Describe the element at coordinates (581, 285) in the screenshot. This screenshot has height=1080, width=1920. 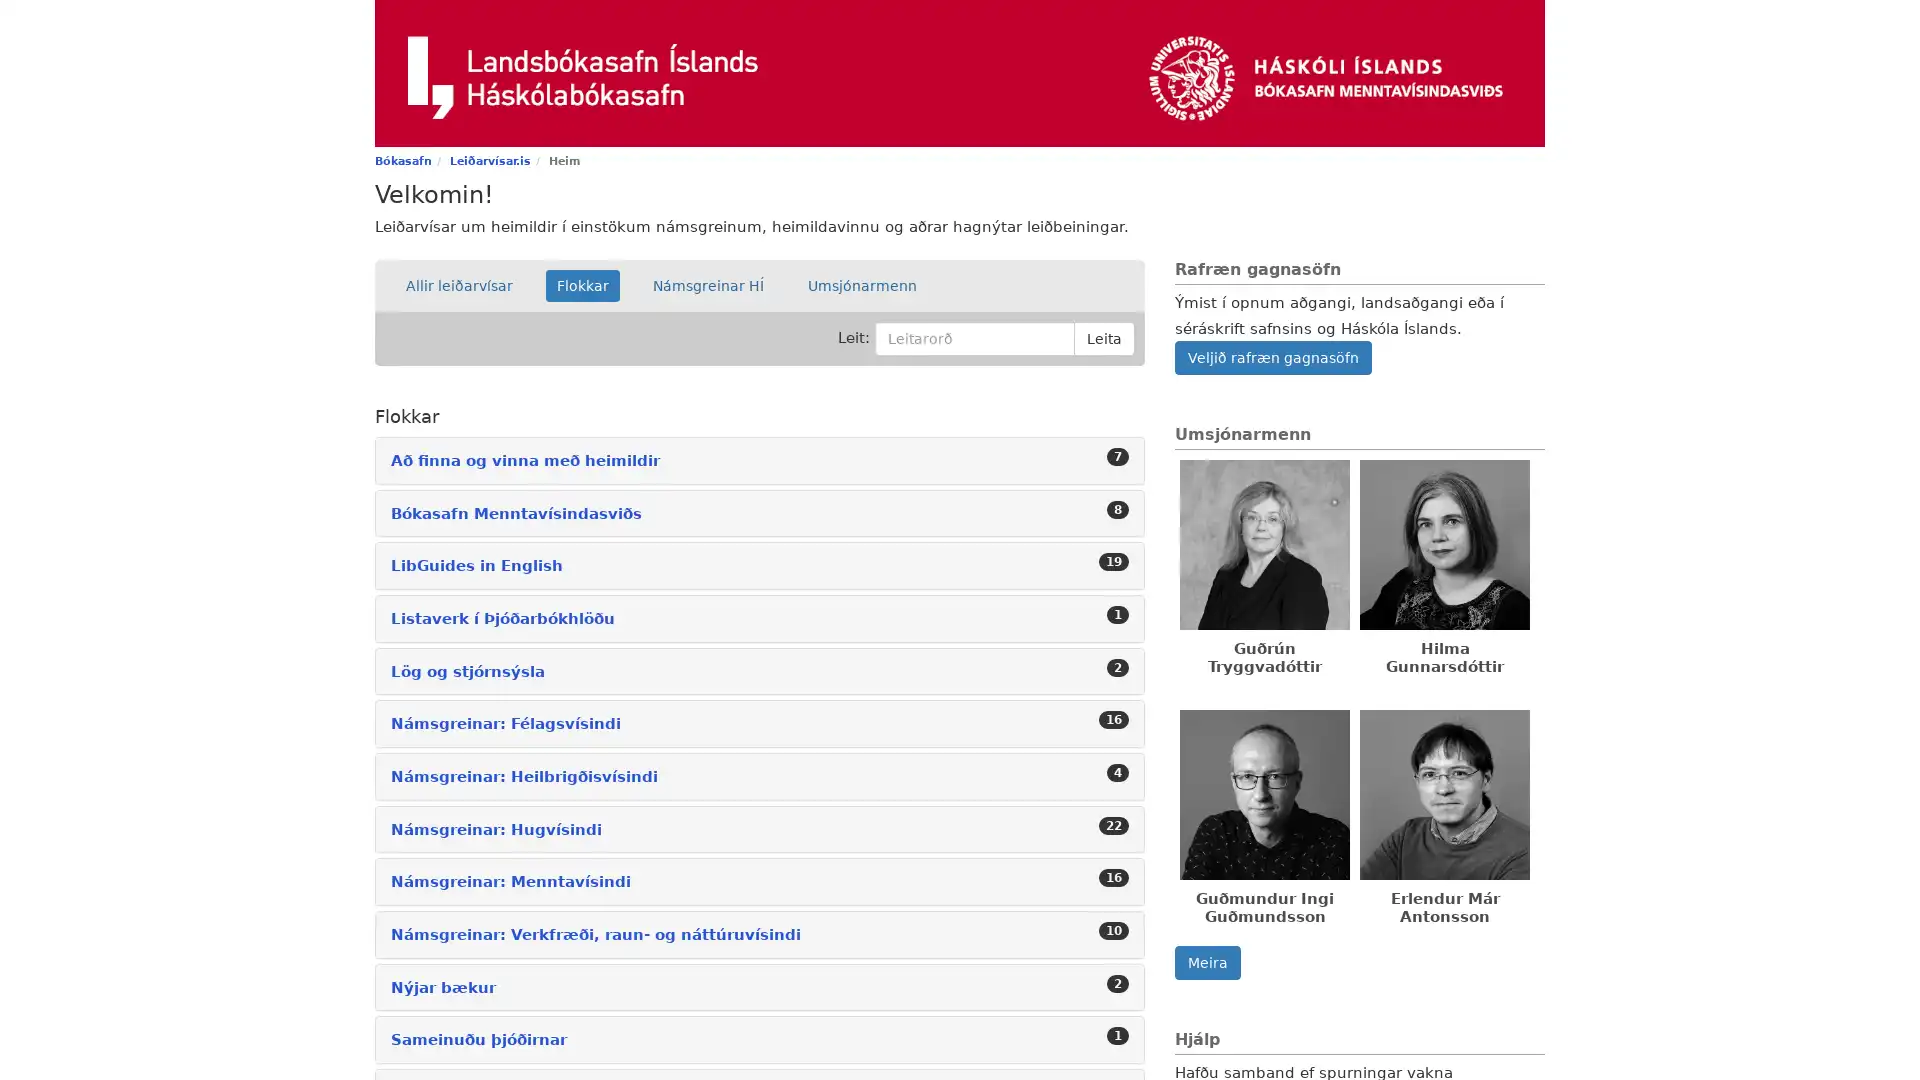
I see `Flokkar` at that location.